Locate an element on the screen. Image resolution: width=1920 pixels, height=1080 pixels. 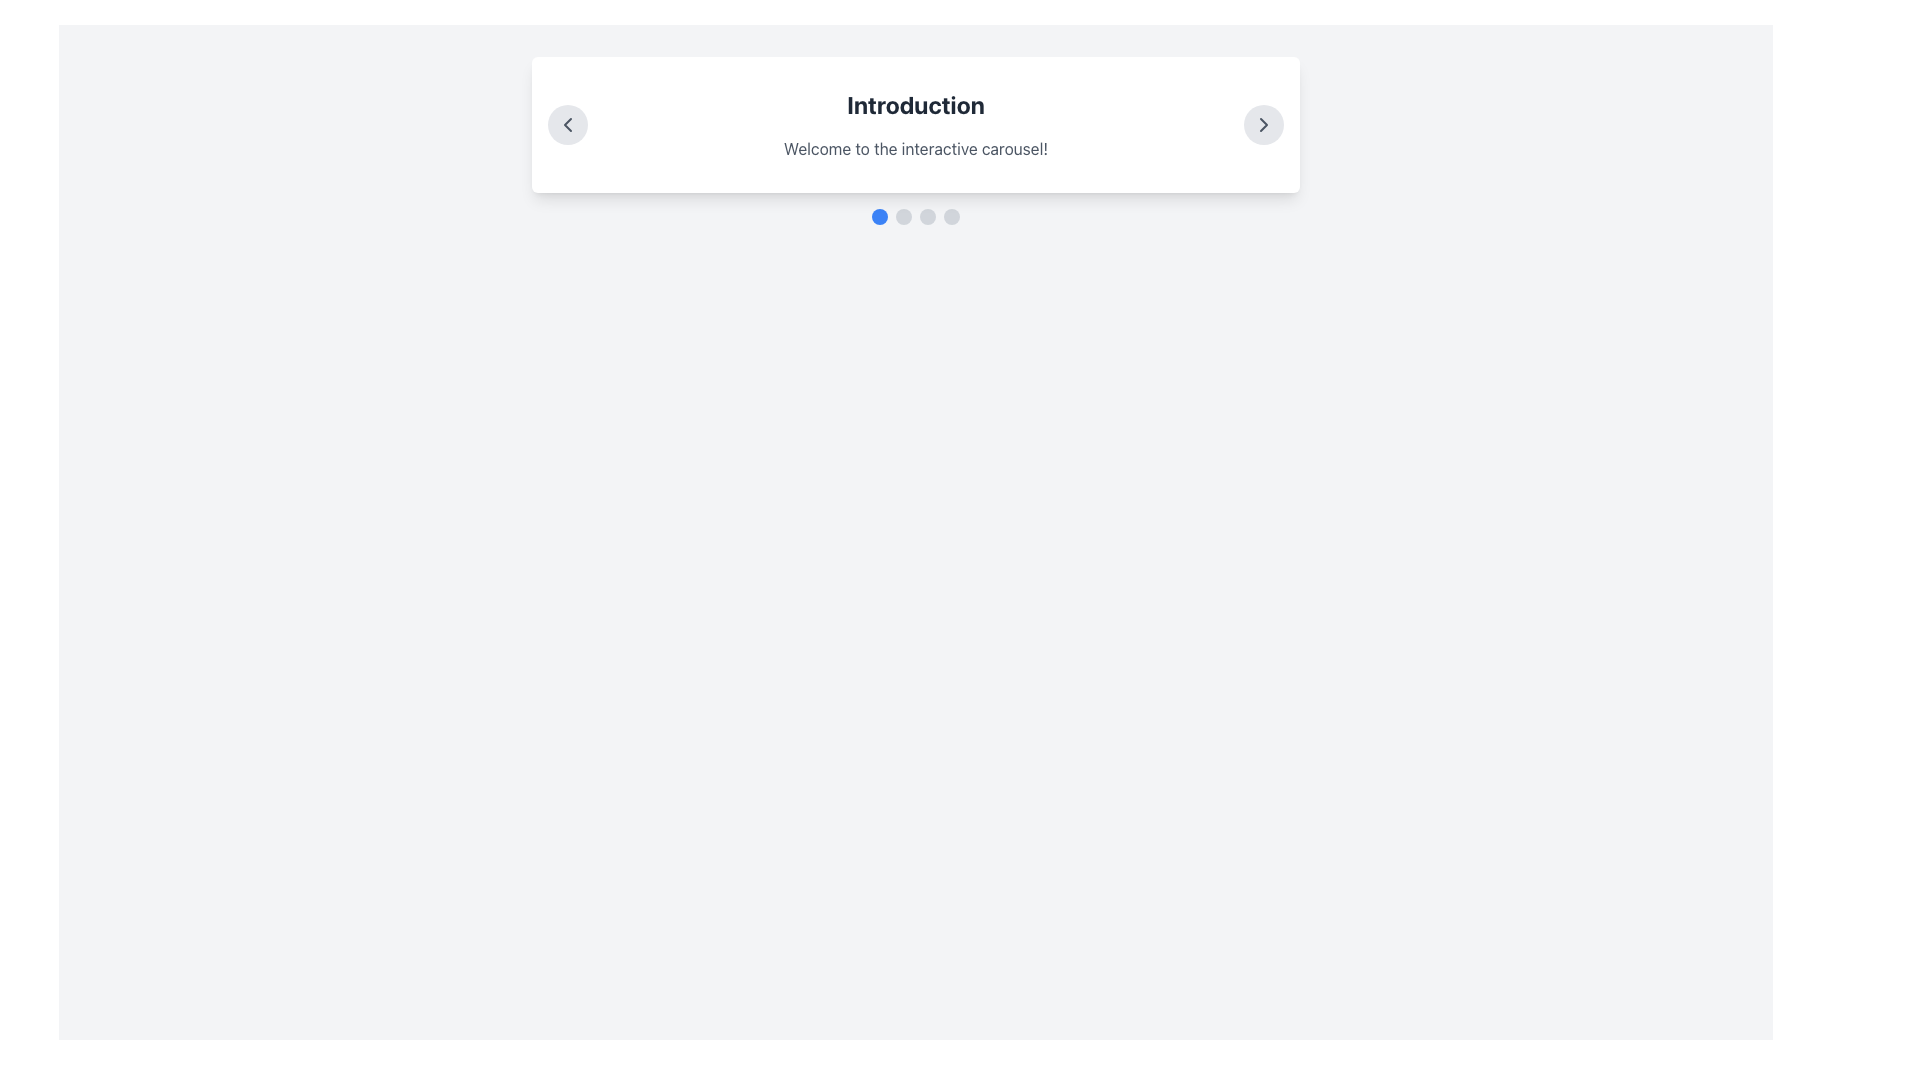
the fourth circular progress indicator with a gray background located below the 'Introduction' heading is located at coordinates (950, 216).